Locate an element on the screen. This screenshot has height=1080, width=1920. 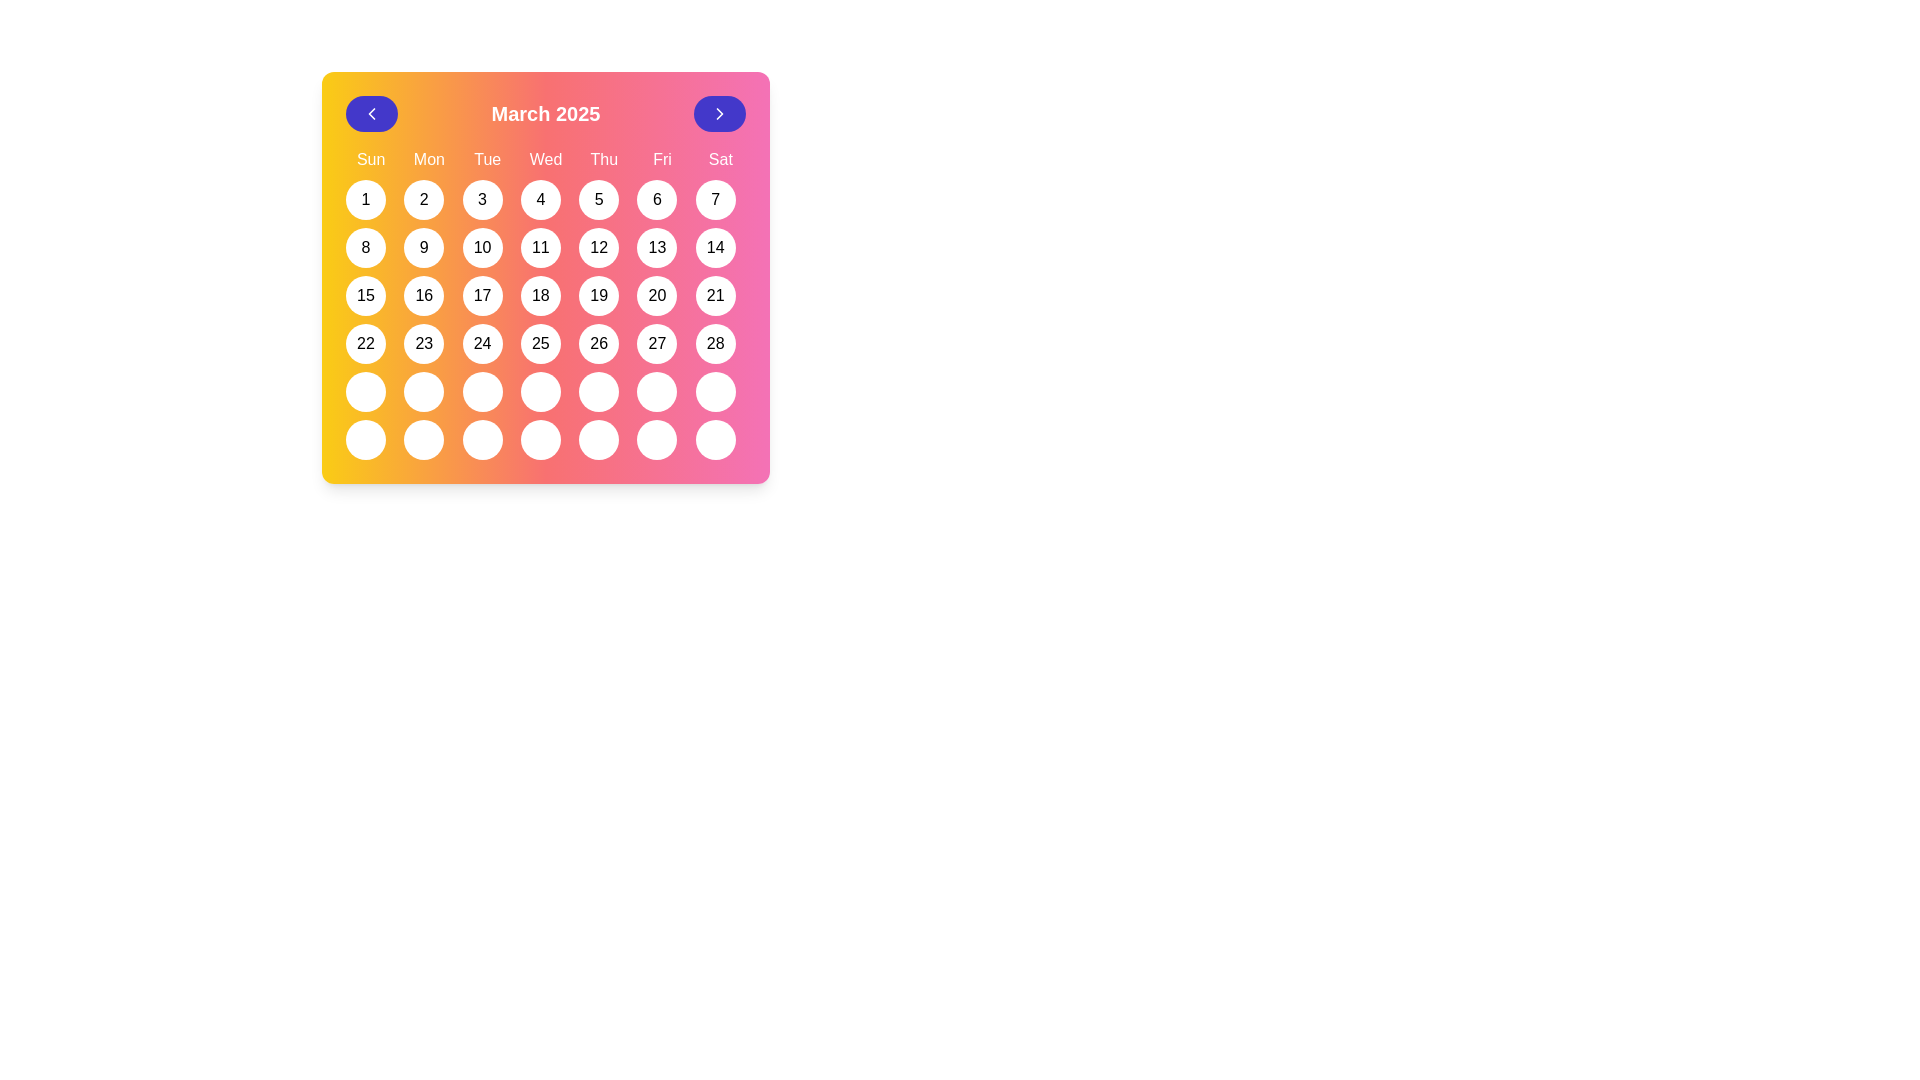
the circular button labeled '21' is located at coordinates (715, 296).